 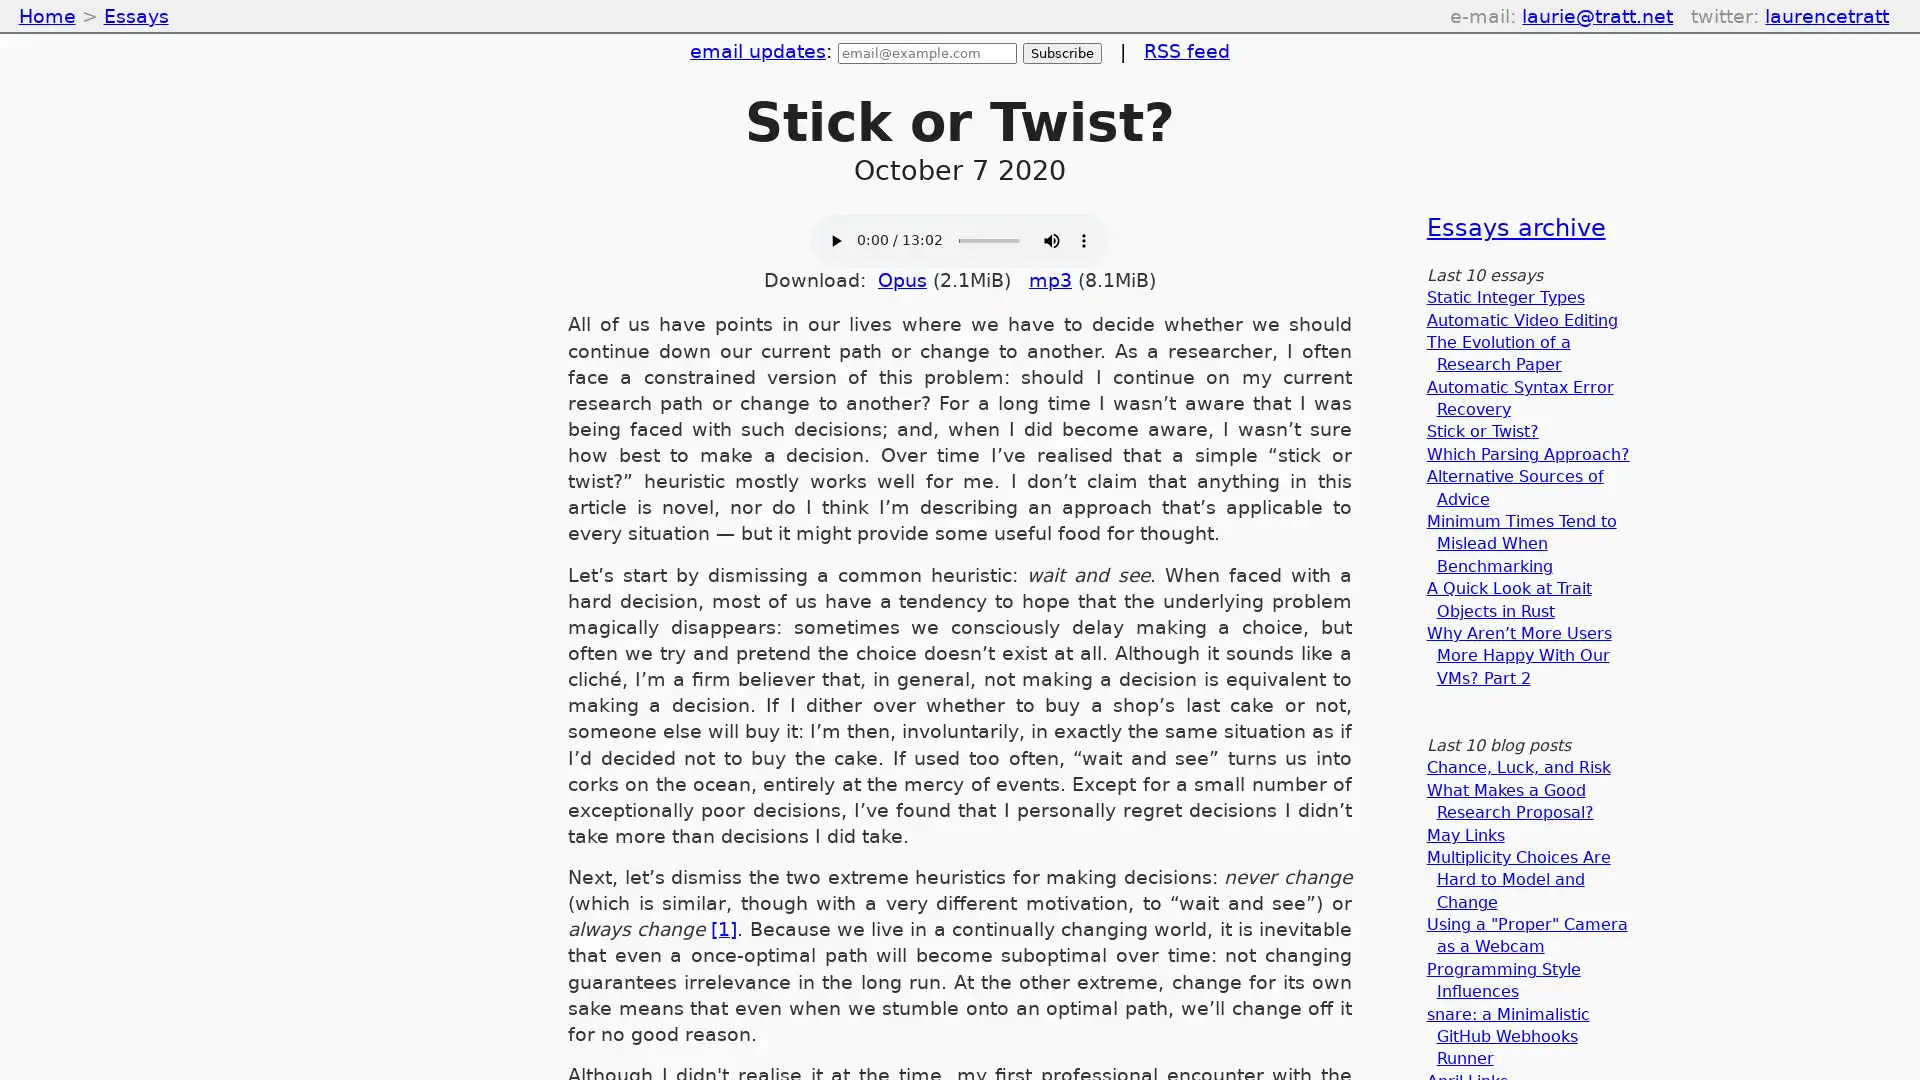 What do you see at coordinates (835, 238) in the screenshot?
I see `play` at bounding box center [835, 238].